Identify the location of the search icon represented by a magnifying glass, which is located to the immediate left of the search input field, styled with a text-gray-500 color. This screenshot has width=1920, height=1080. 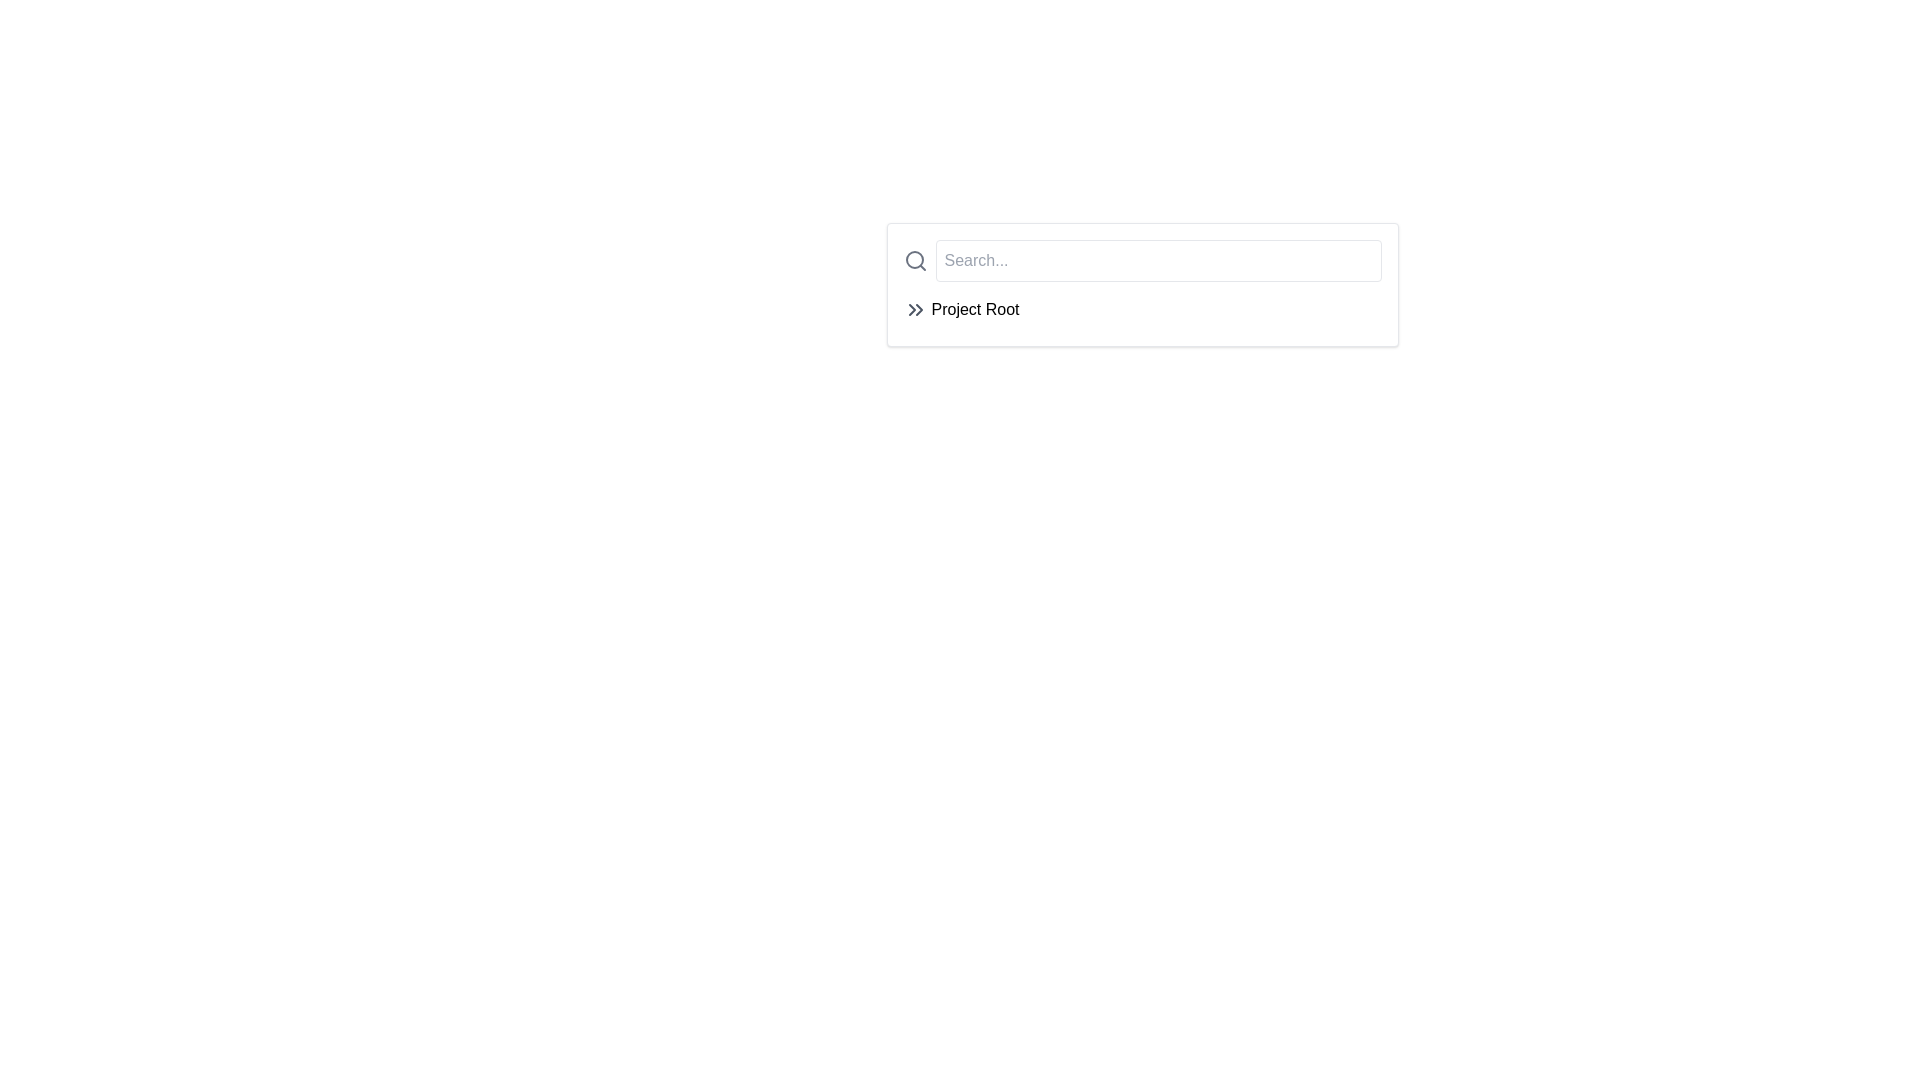
(914, 260).